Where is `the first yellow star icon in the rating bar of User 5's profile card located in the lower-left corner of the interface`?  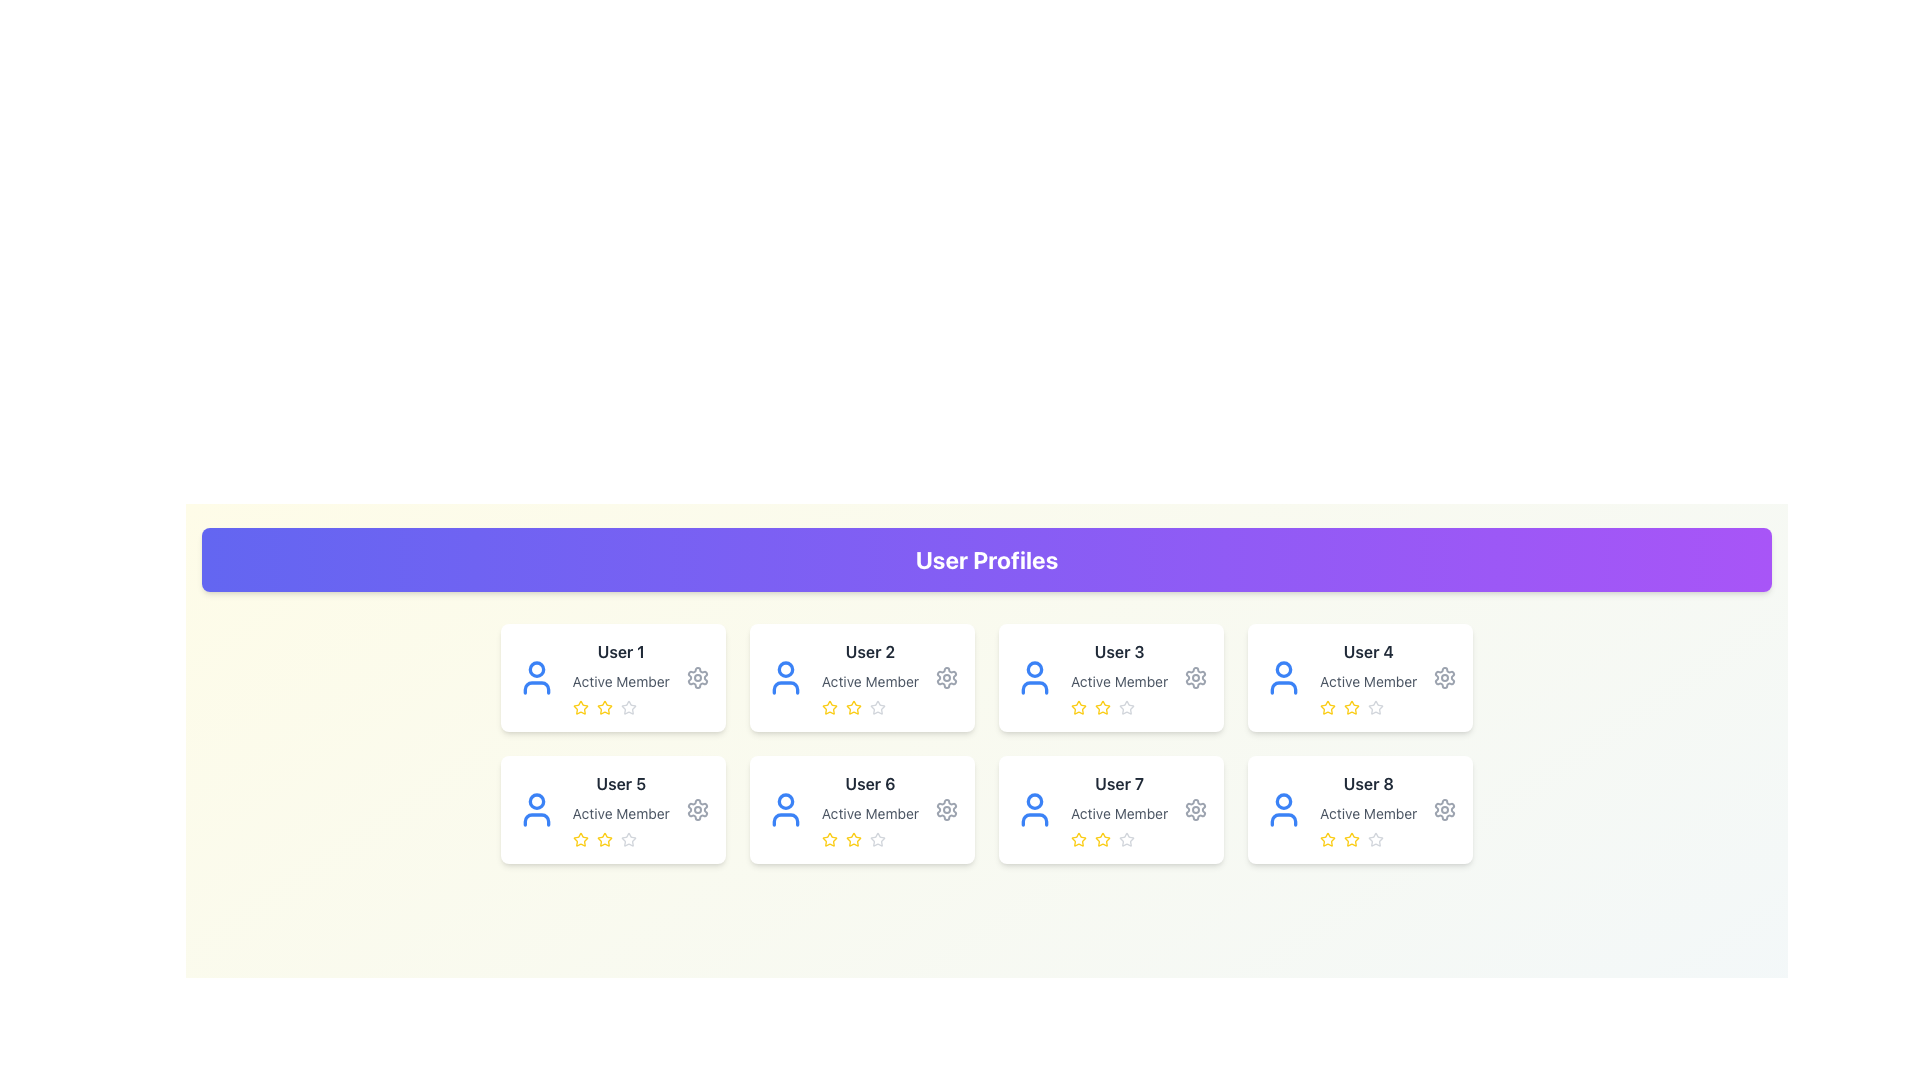 the first yellow star icon in the rating bar of User 5's profile card located in the lower-left corner of the interface is located at coordinates (579, 840).